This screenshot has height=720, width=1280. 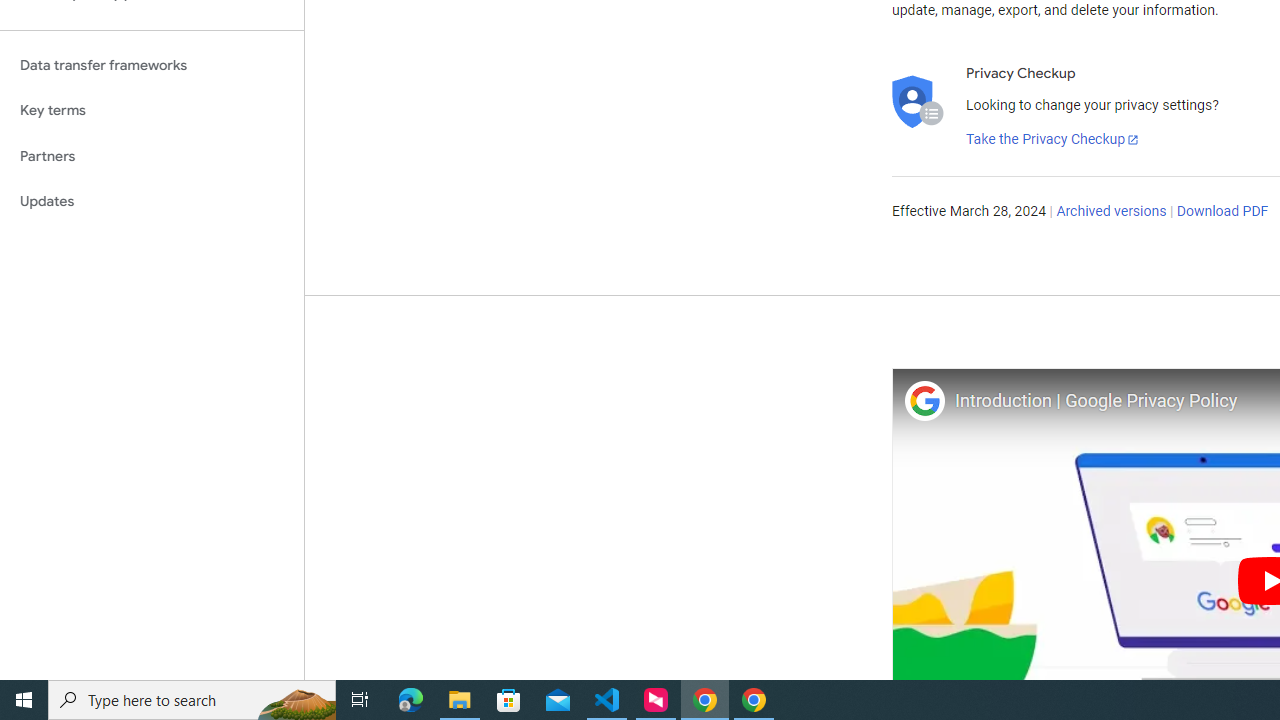 What do you see at coordinates (151, 201) in the screenshot?
I see `'Updates'` at bounding box center [151, 201].